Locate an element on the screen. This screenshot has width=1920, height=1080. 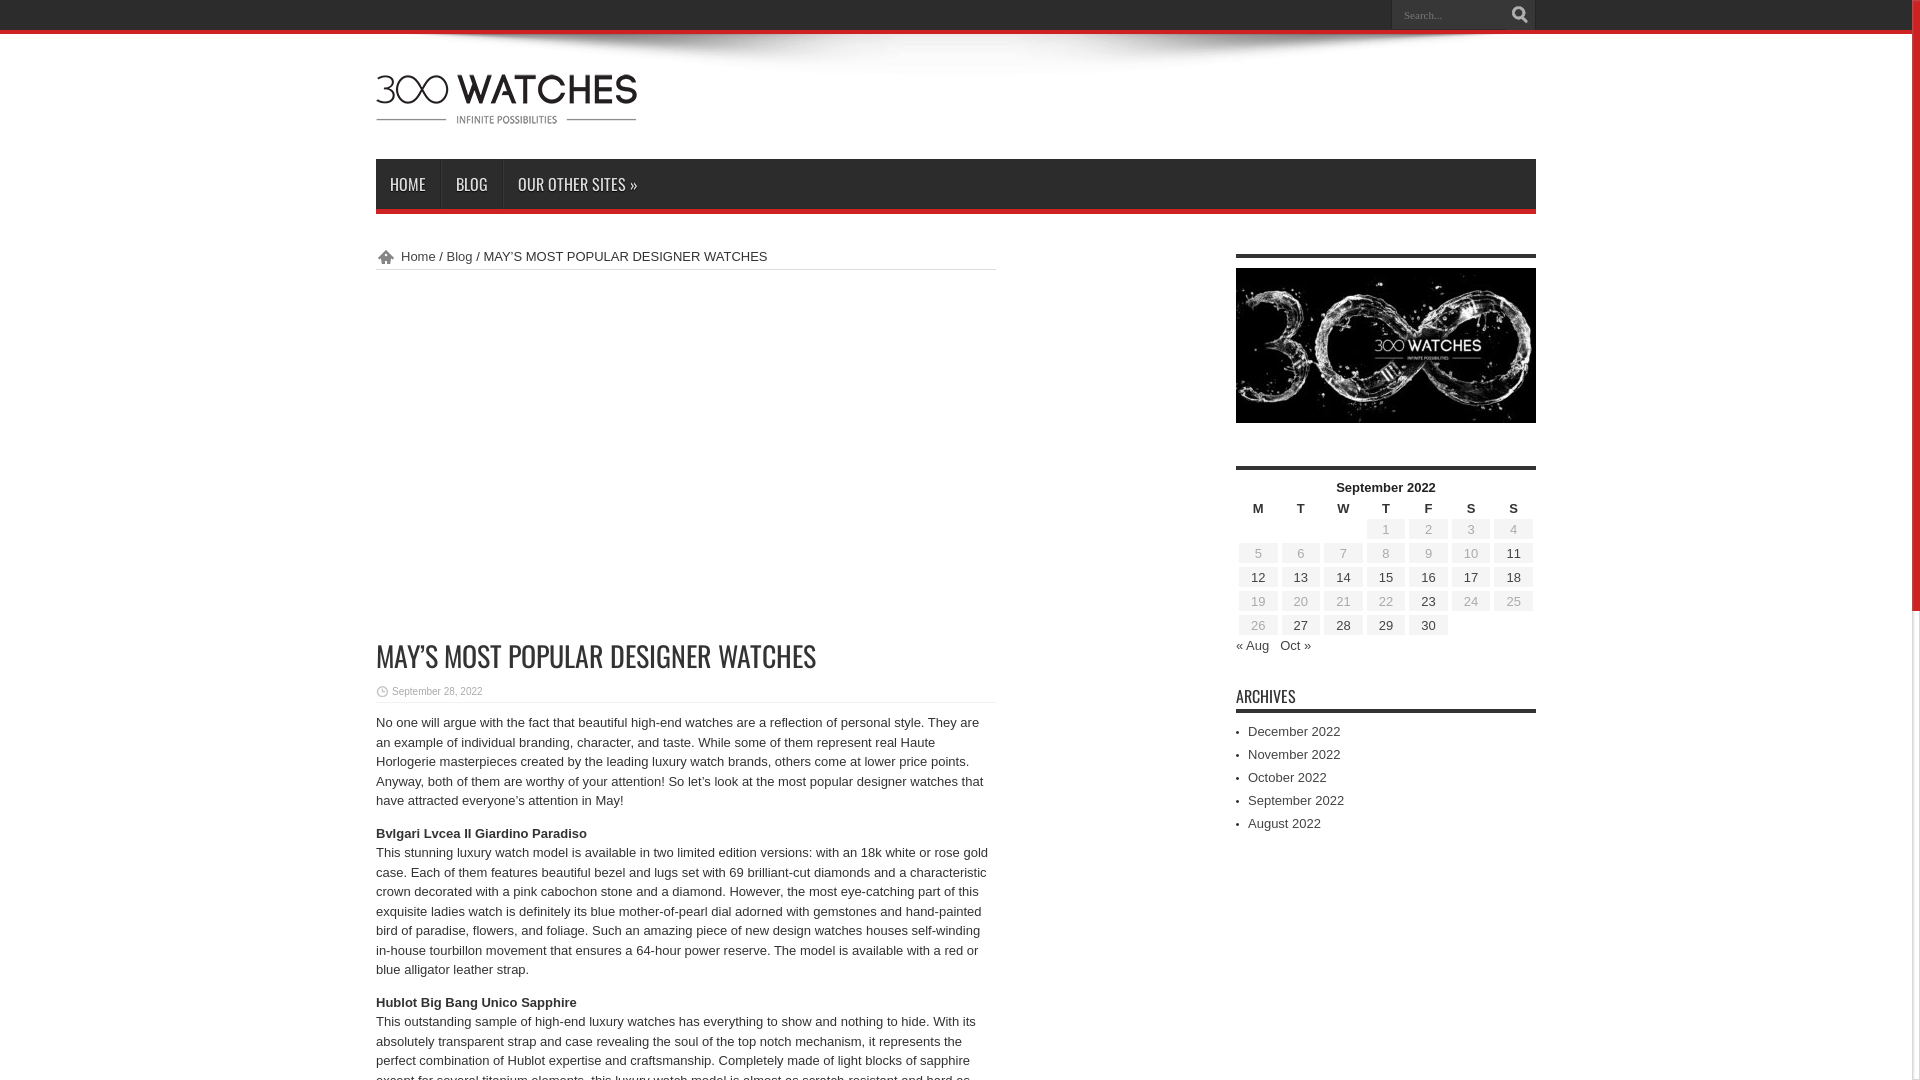
'BLOG' is located at coordinates (470, 184).